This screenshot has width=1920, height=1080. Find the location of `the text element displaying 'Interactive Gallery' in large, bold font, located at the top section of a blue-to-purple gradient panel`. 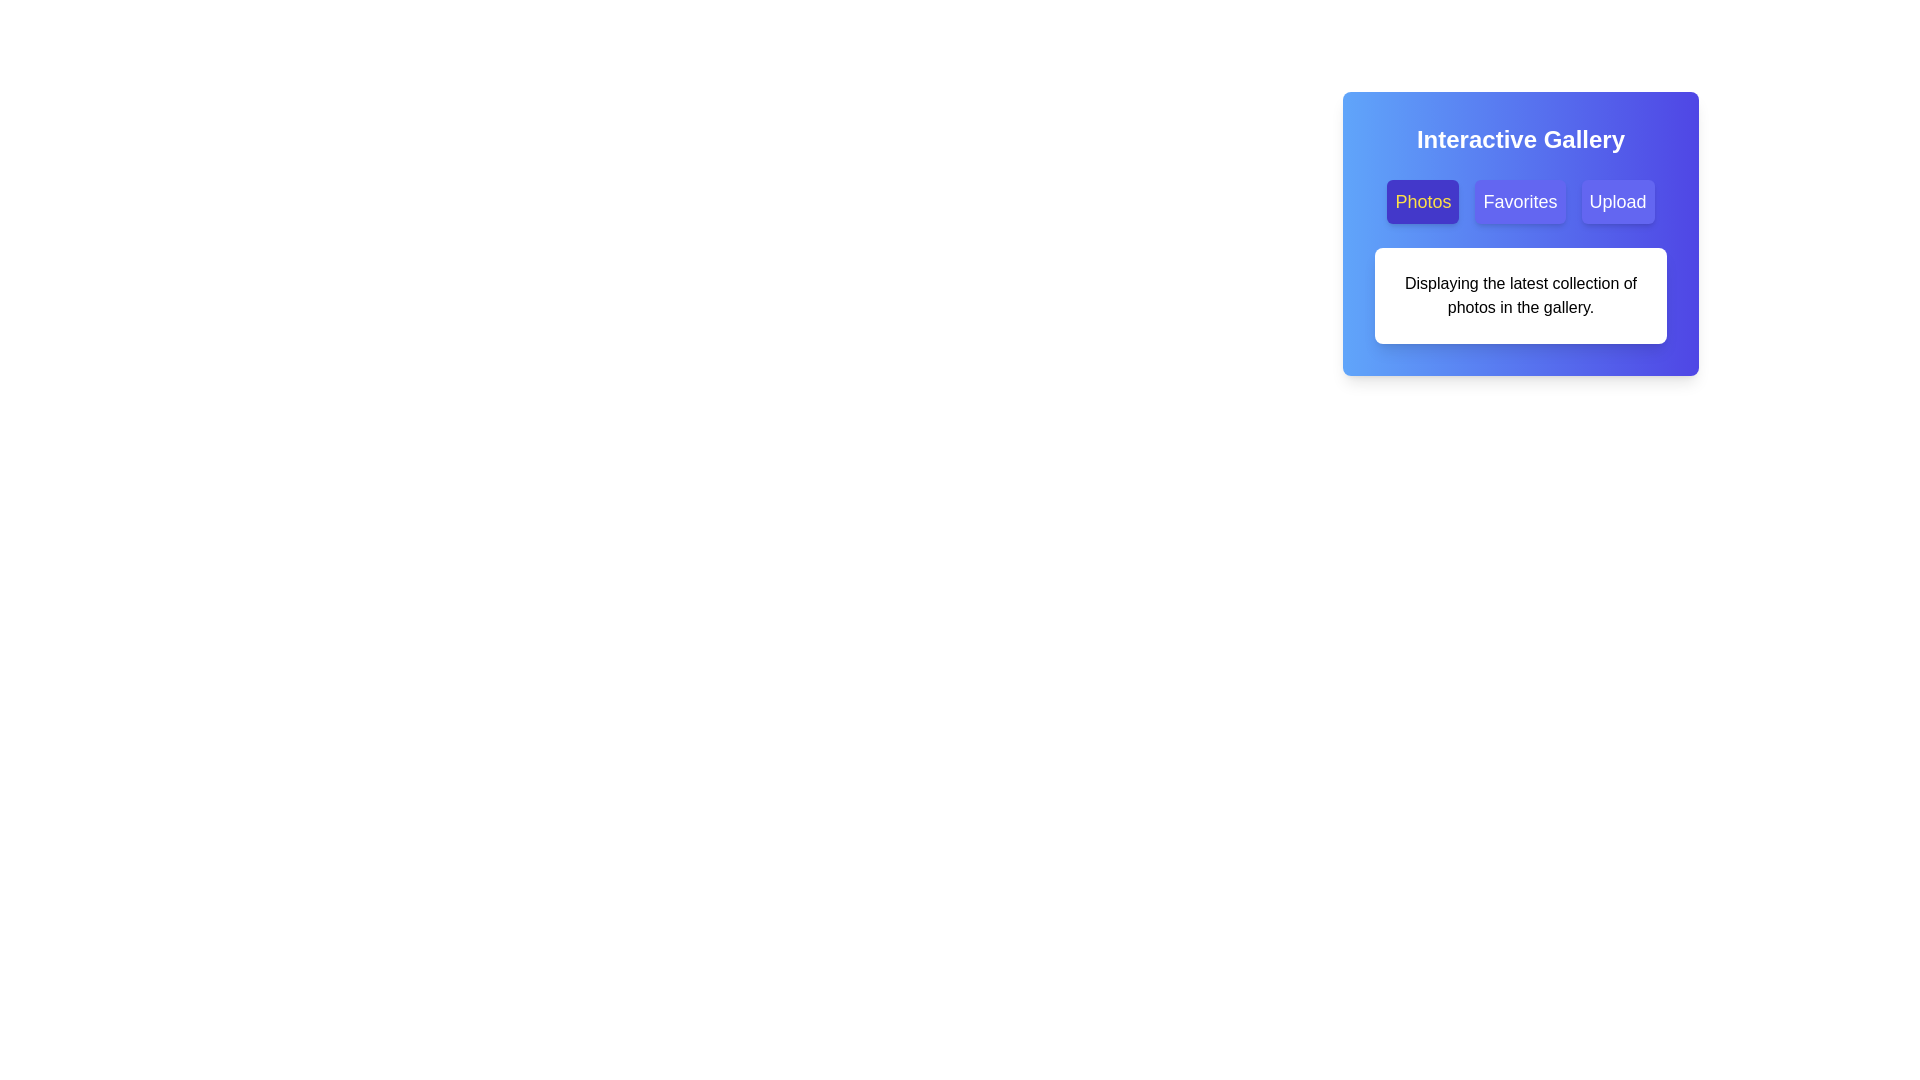

the text element displaying 'Interactive Gallery' in large, bold font, located at the top section of a blue-to-purple gradient panel is located at coordinates (1520, 138).